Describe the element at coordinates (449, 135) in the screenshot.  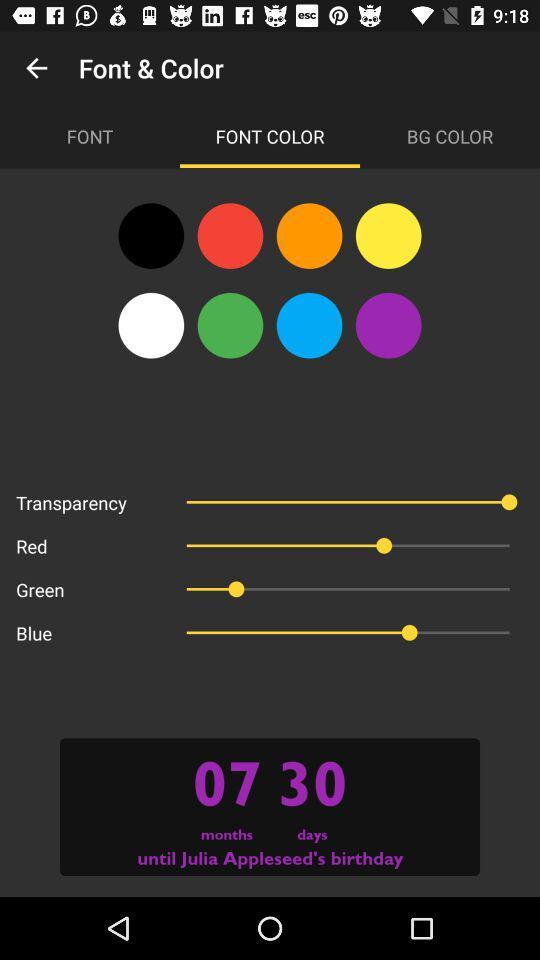
I see `the bg color item` at that location.